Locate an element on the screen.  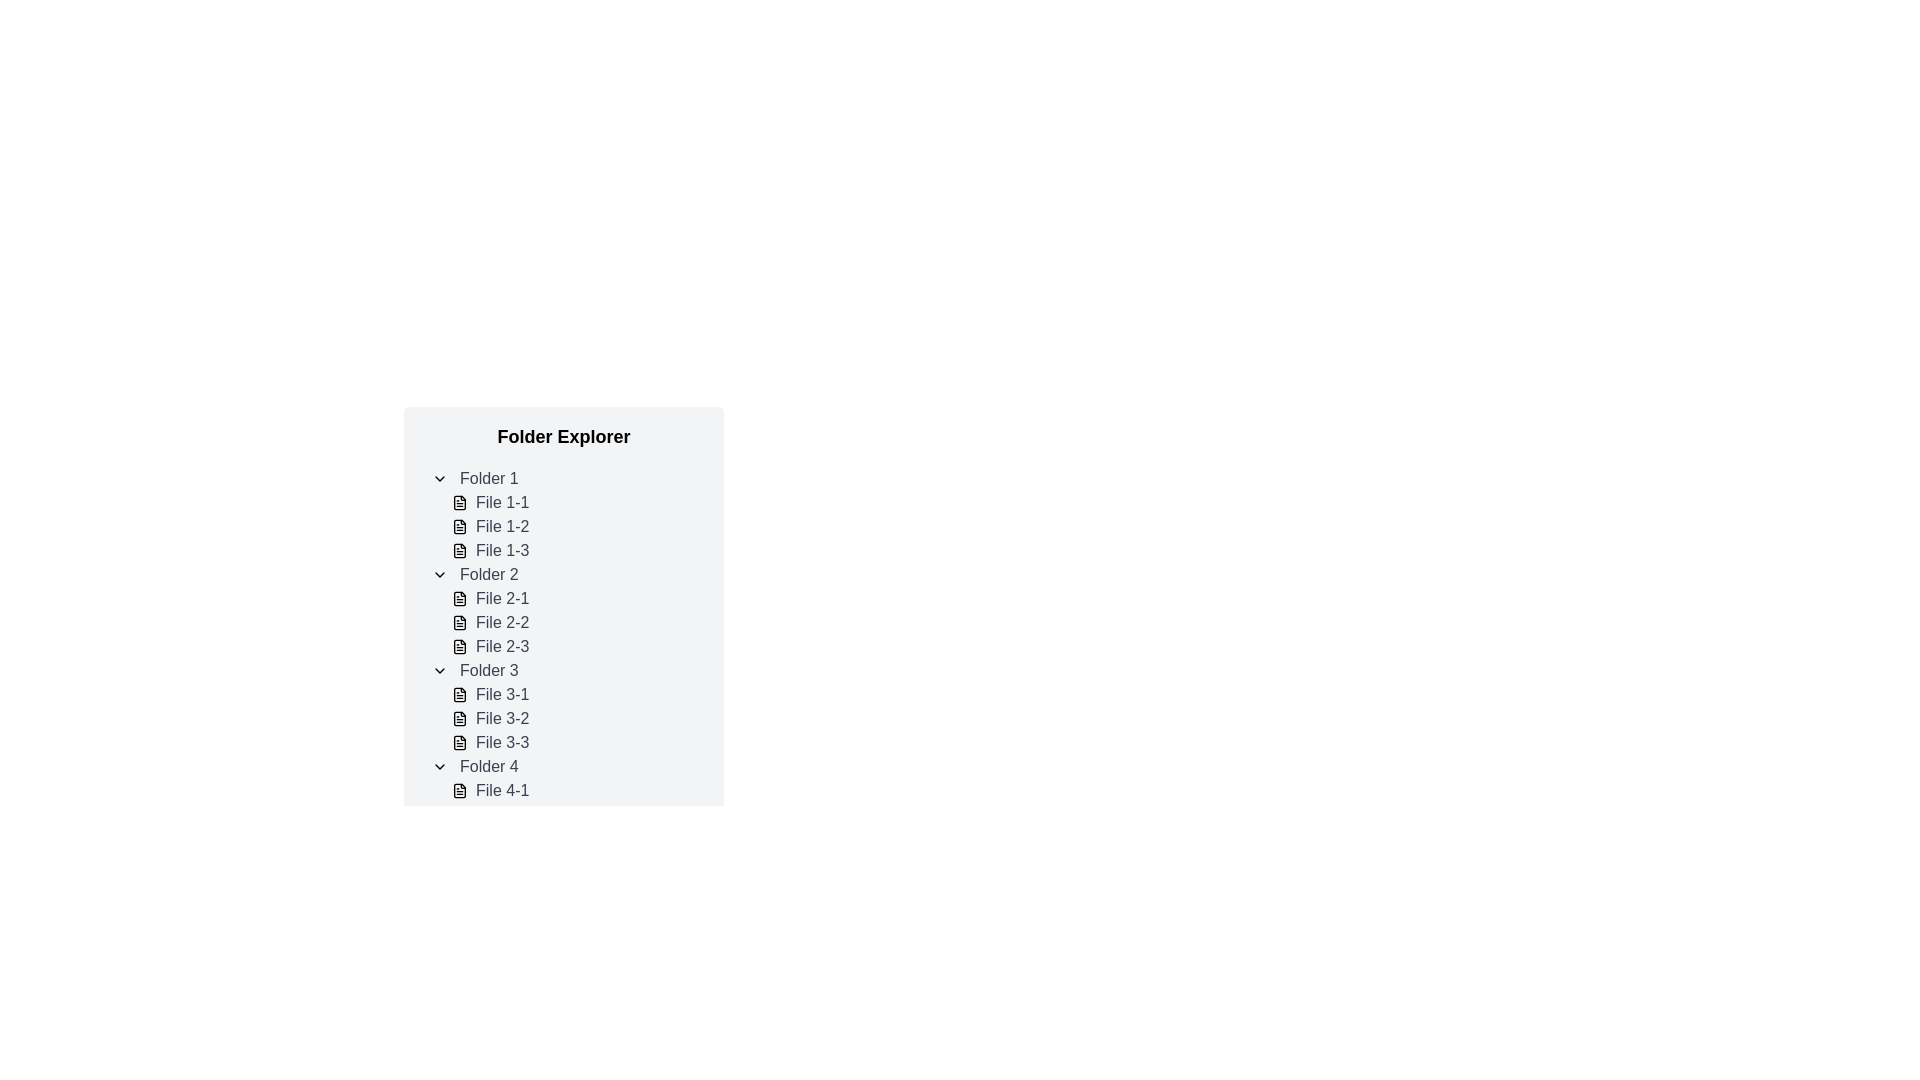
the 'Folder 4' text label in the vertical list under 'Folder Explorer' is located at coordinates (489, 766).